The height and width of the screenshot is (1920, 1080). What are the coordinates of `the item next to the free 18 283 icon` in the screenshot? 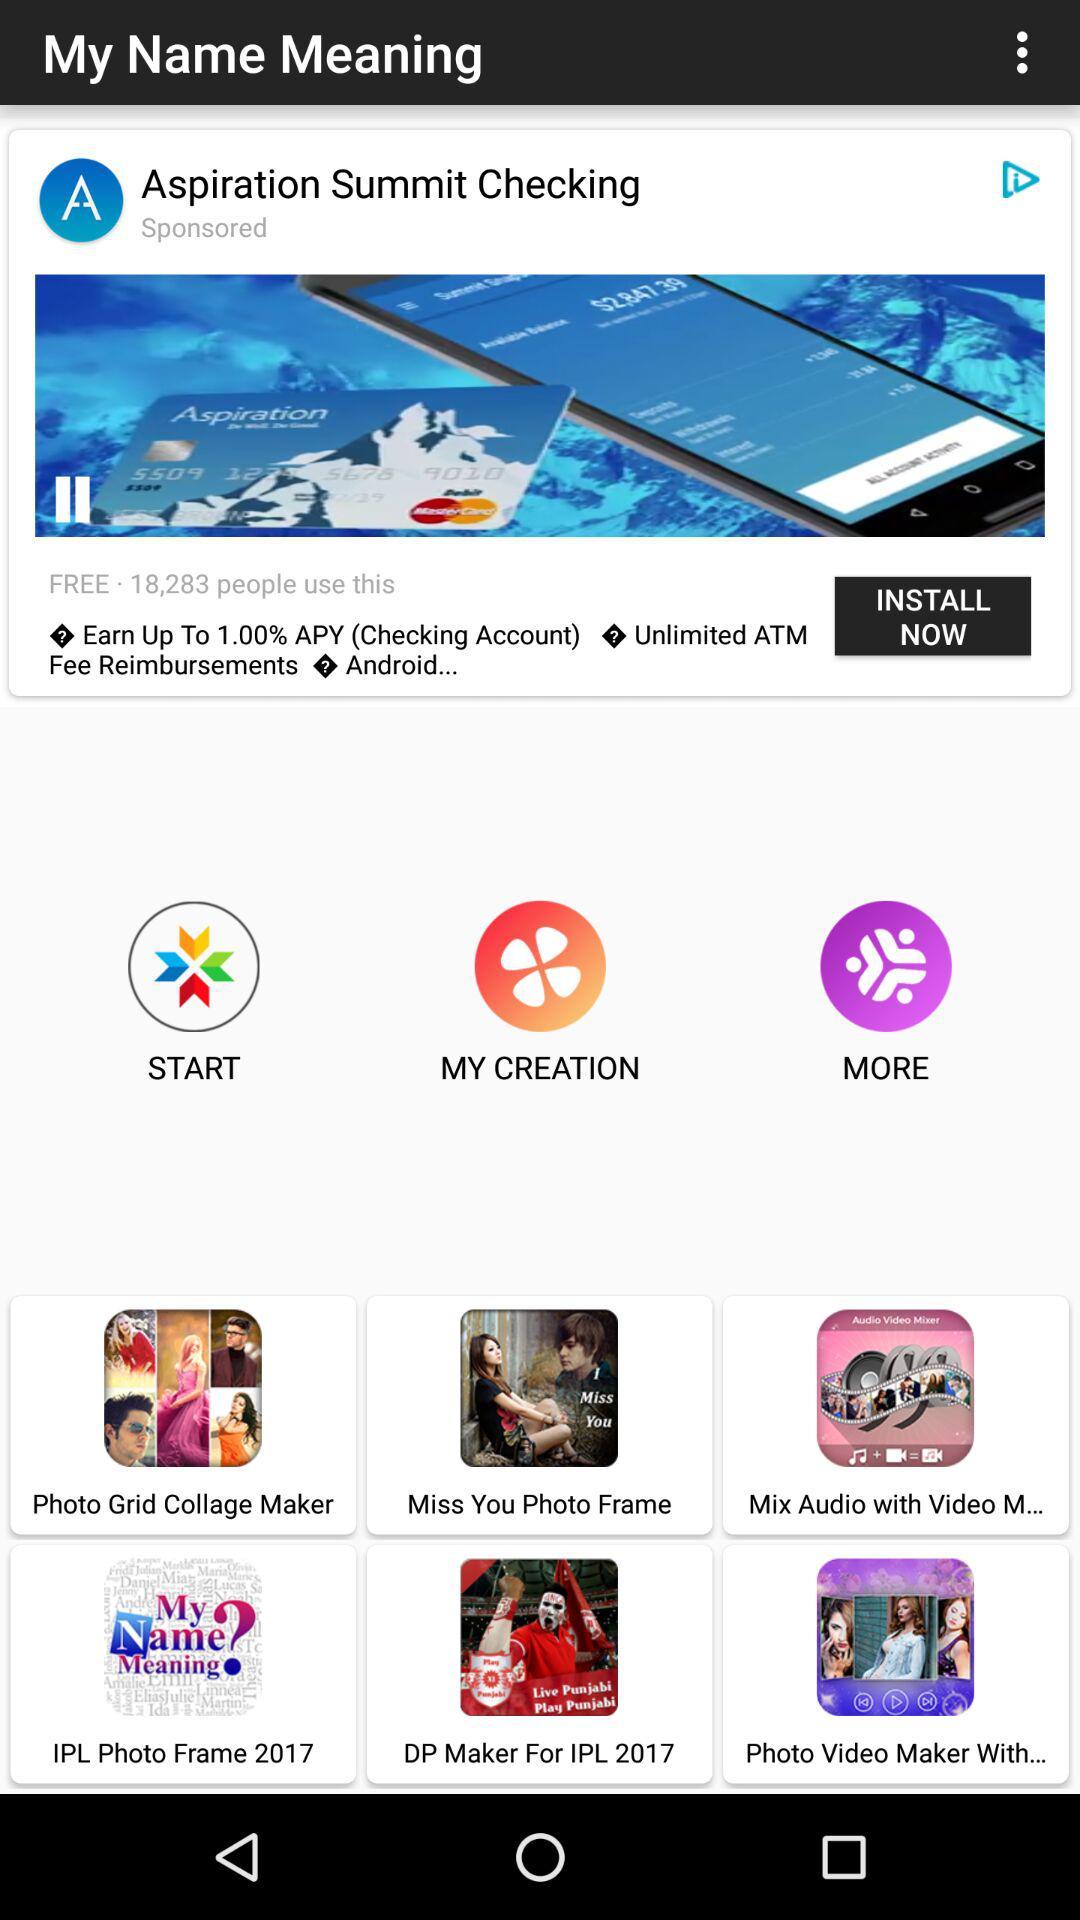 It's located at (933, 615).